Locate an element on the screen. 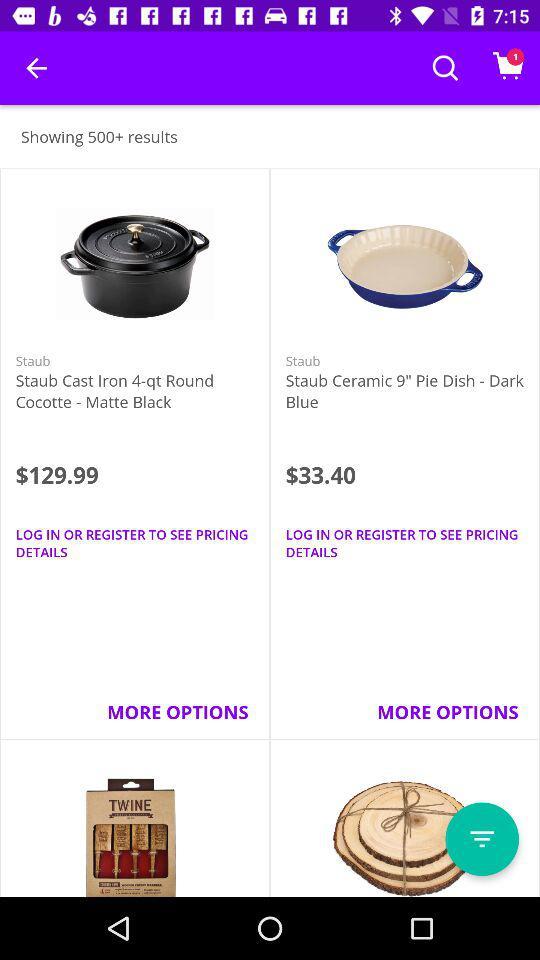 This screenshot has height=960, width=540. the icon at top right corner of the page is located at coordinates (508, 66).